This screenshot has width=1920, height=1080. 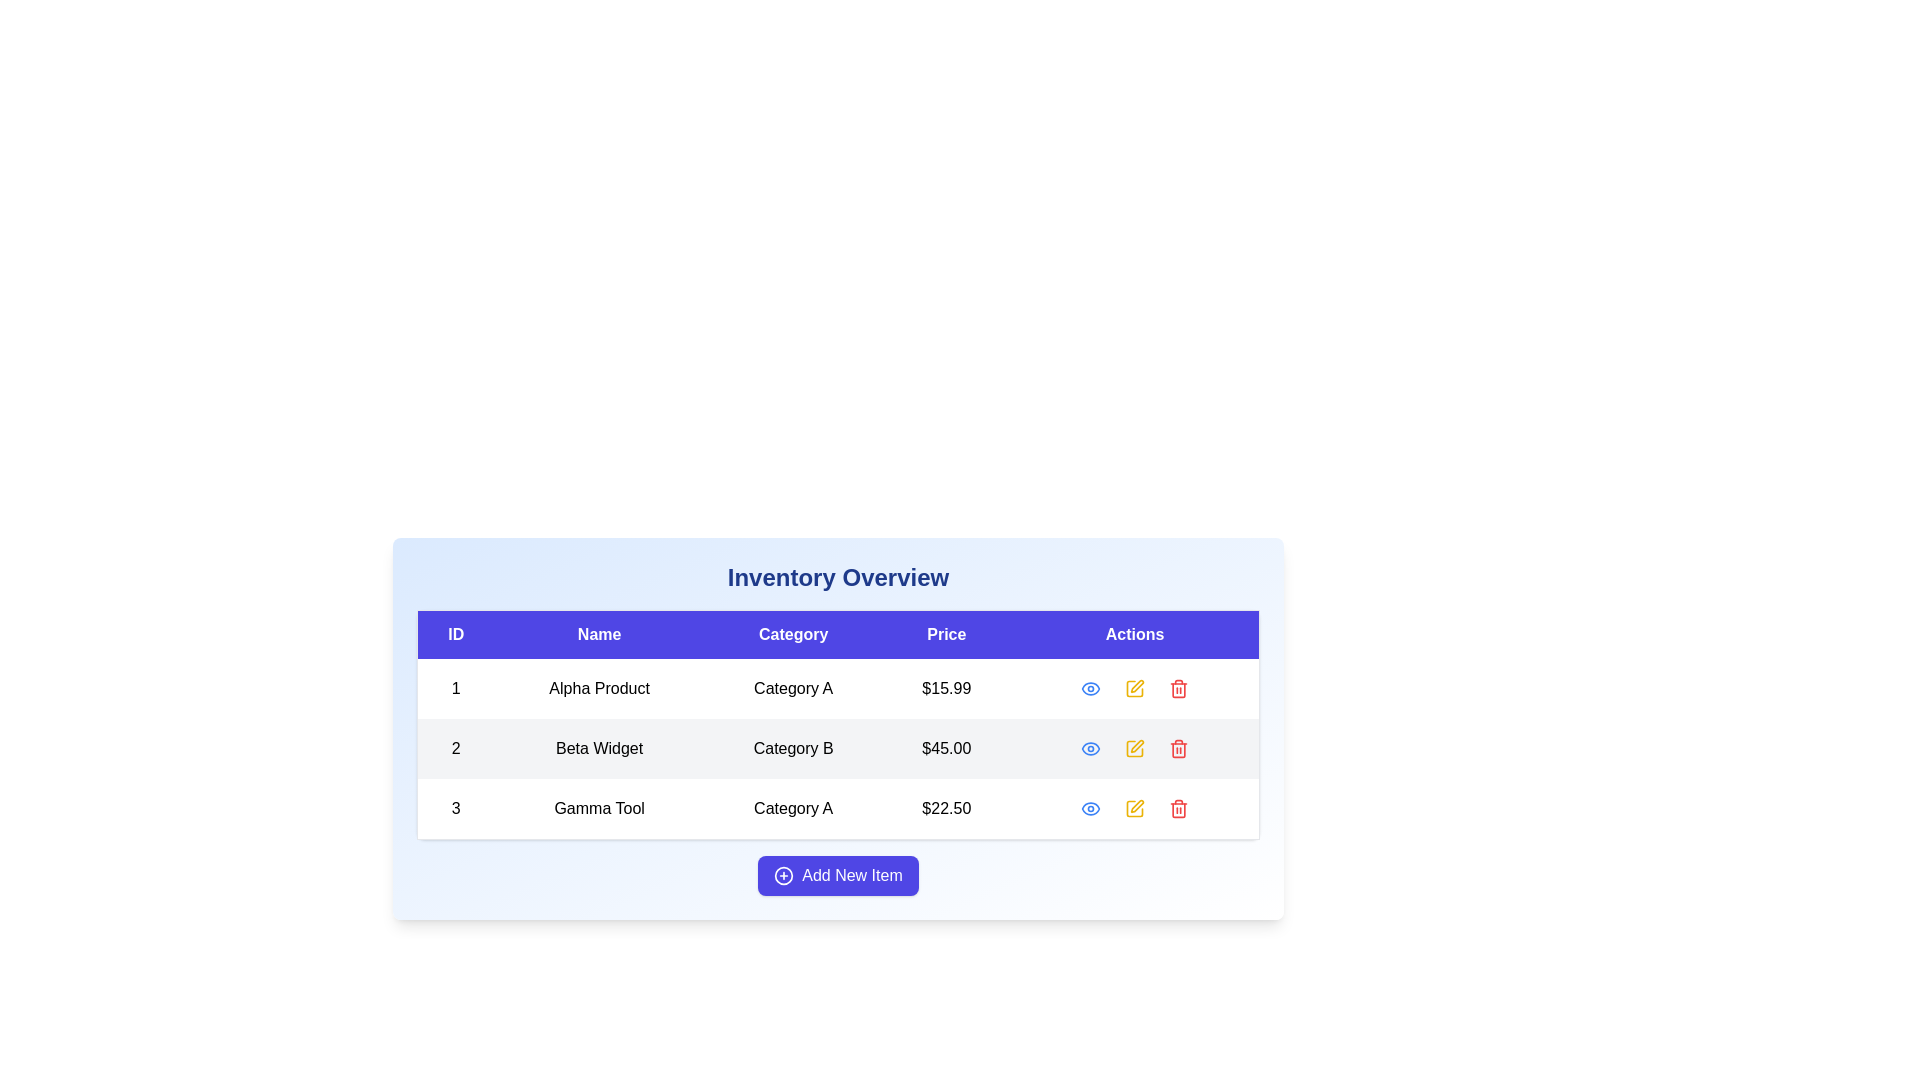 What do you see at coordinates (1089, 808) in the screenshot?
I see `the eye-shaped icon with a blue outline in the 'Actions' column of the third row, related to the 'Gamma Tool'` at bounding box center [1089, 808].